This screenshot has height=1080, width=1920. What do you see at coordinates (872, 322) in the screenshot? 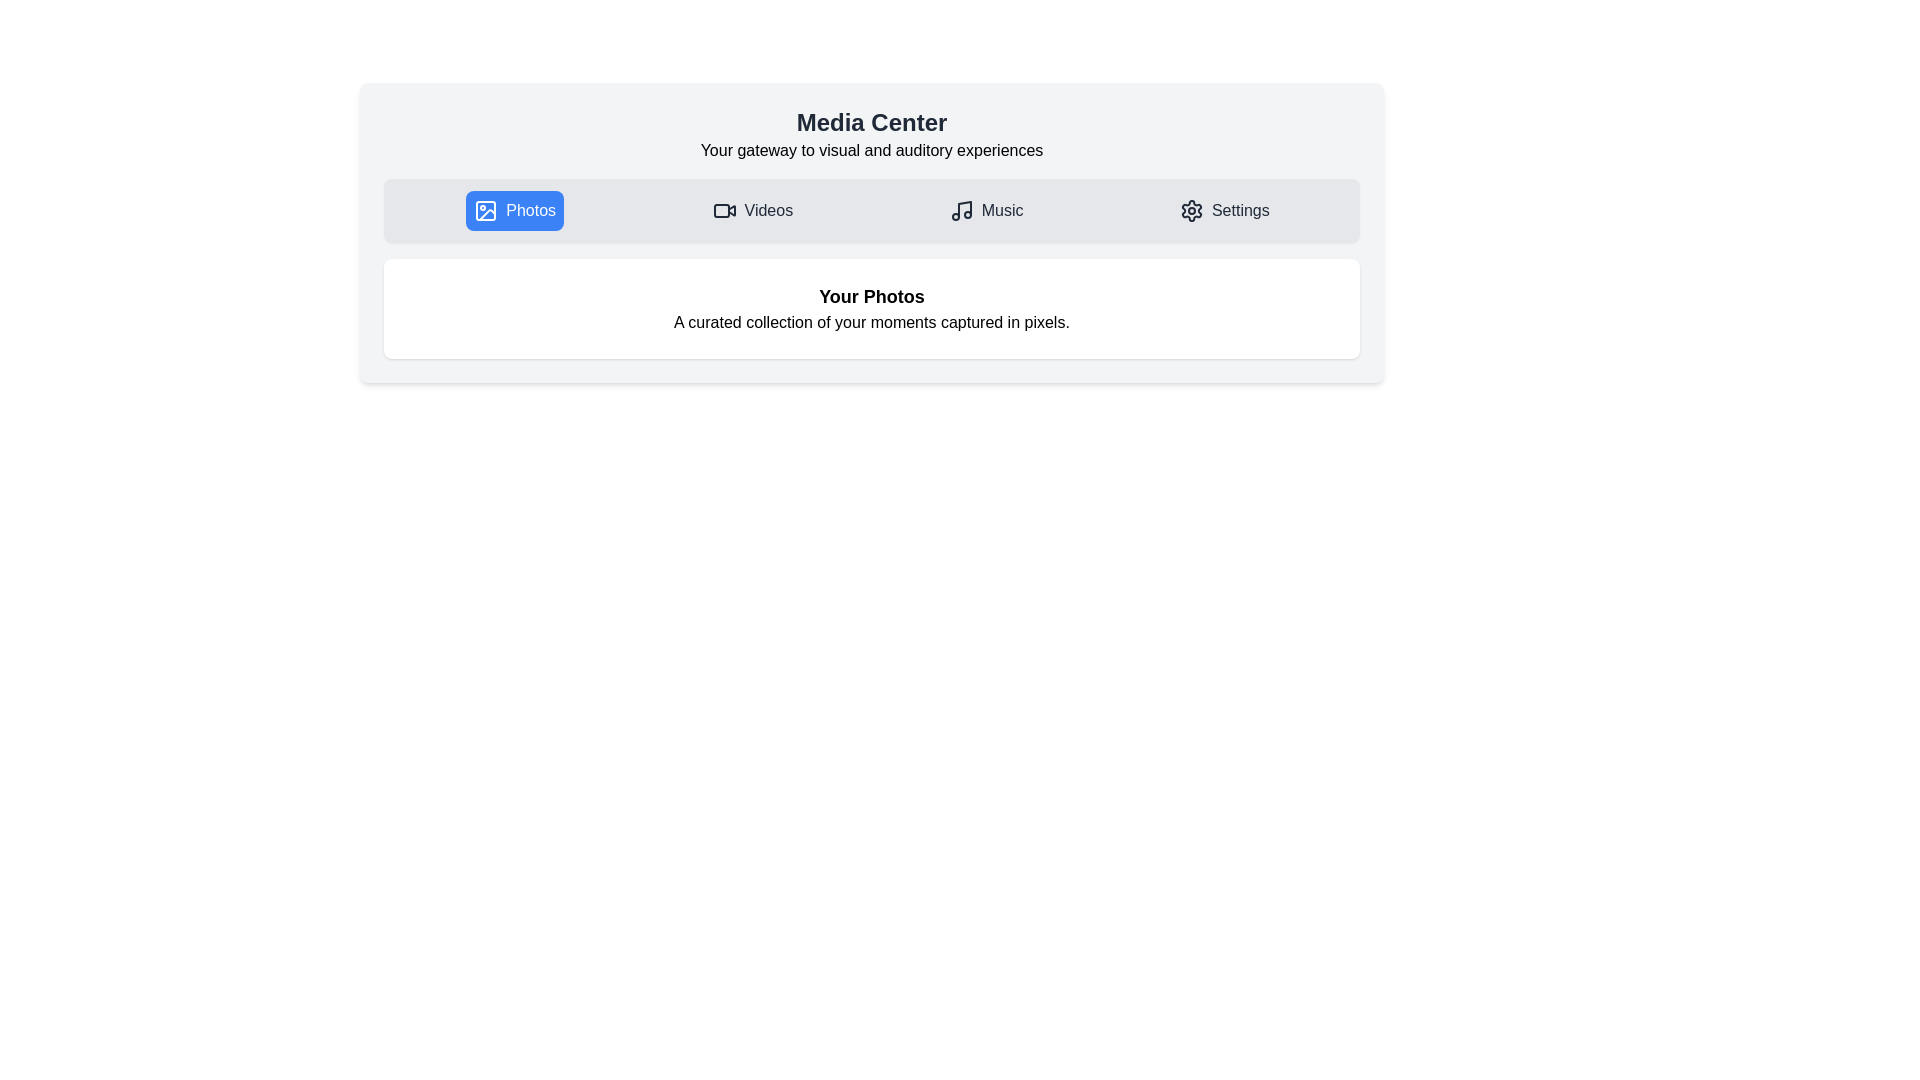
I see `the Text Label that provides a descriptive subtitle for the 'Your Photos' section, located directly beneath the 'Your Photos' element` at bounding box center [872, 322].